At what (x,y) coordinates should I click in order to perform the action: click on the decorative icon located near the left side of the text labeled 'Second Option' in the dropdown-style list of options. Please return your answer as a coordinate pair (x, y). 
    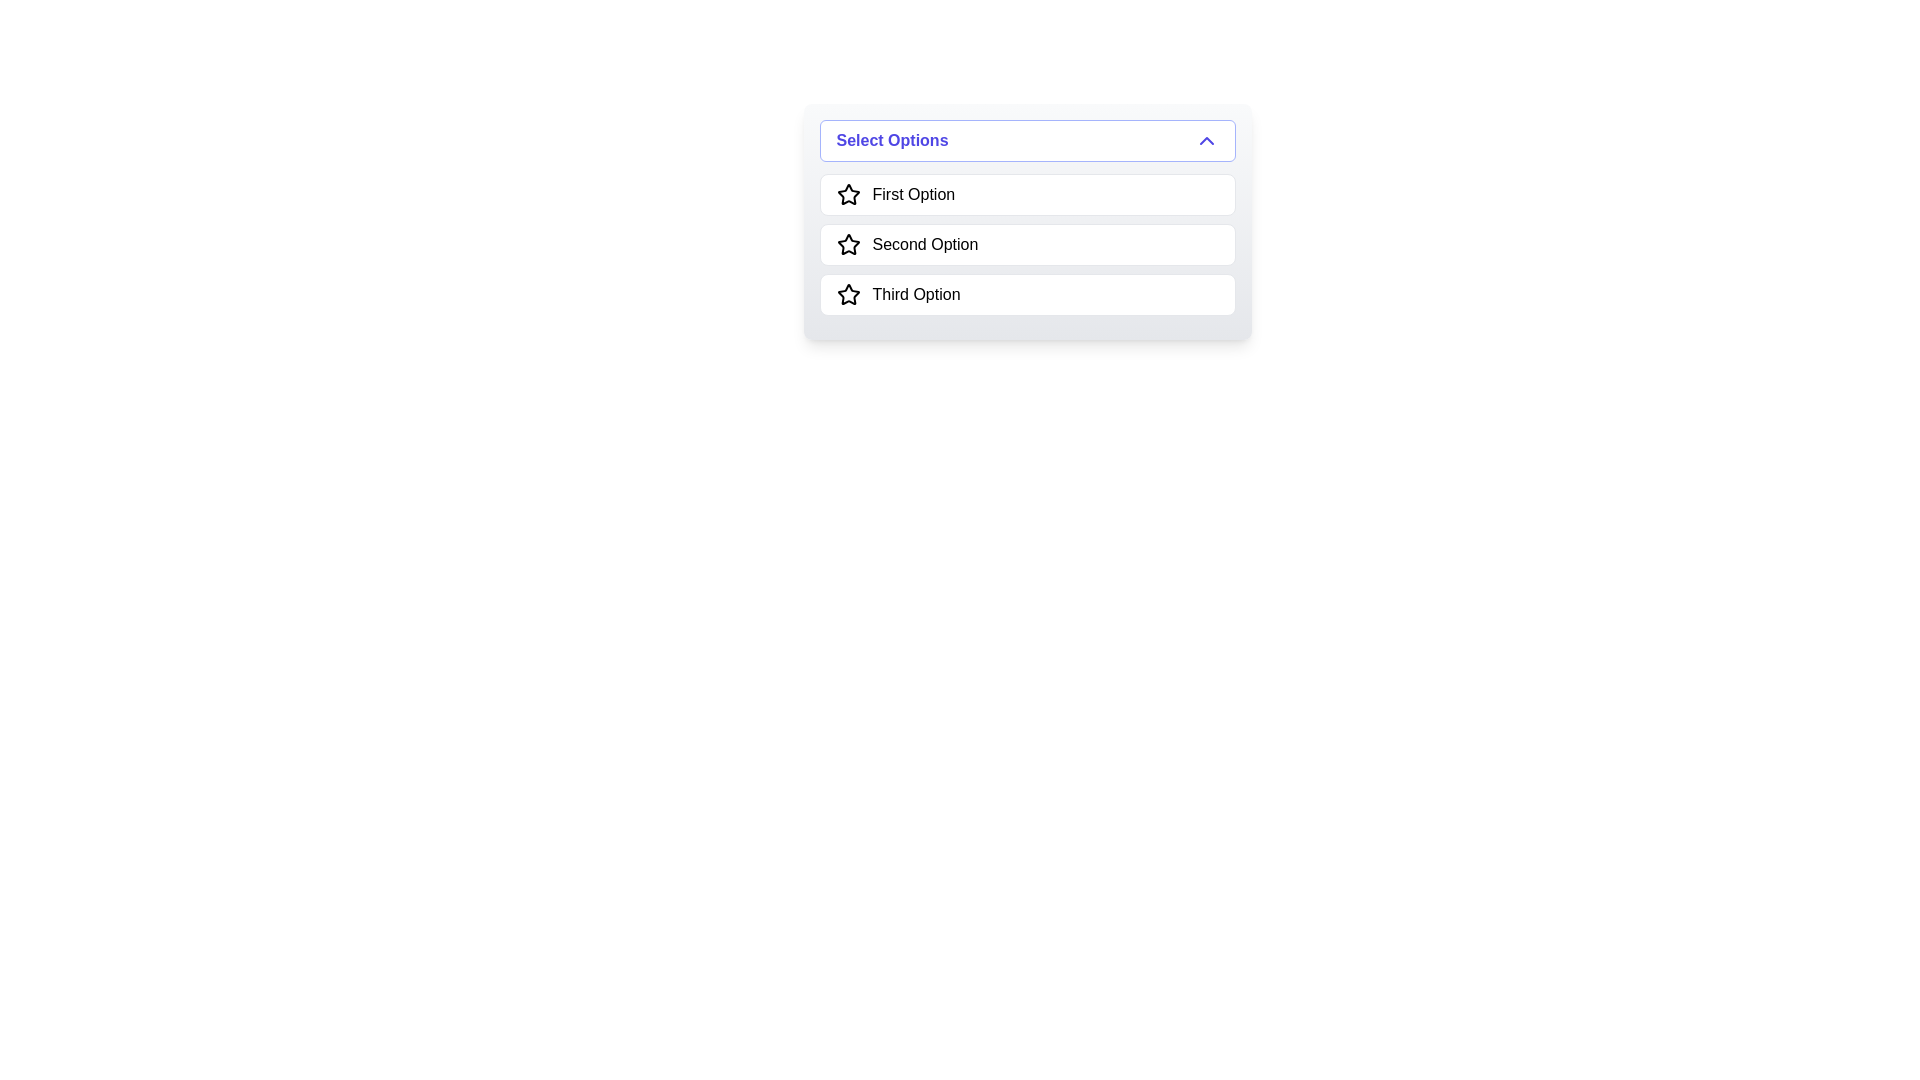
    Looking at the image, I should click on (848, 244).